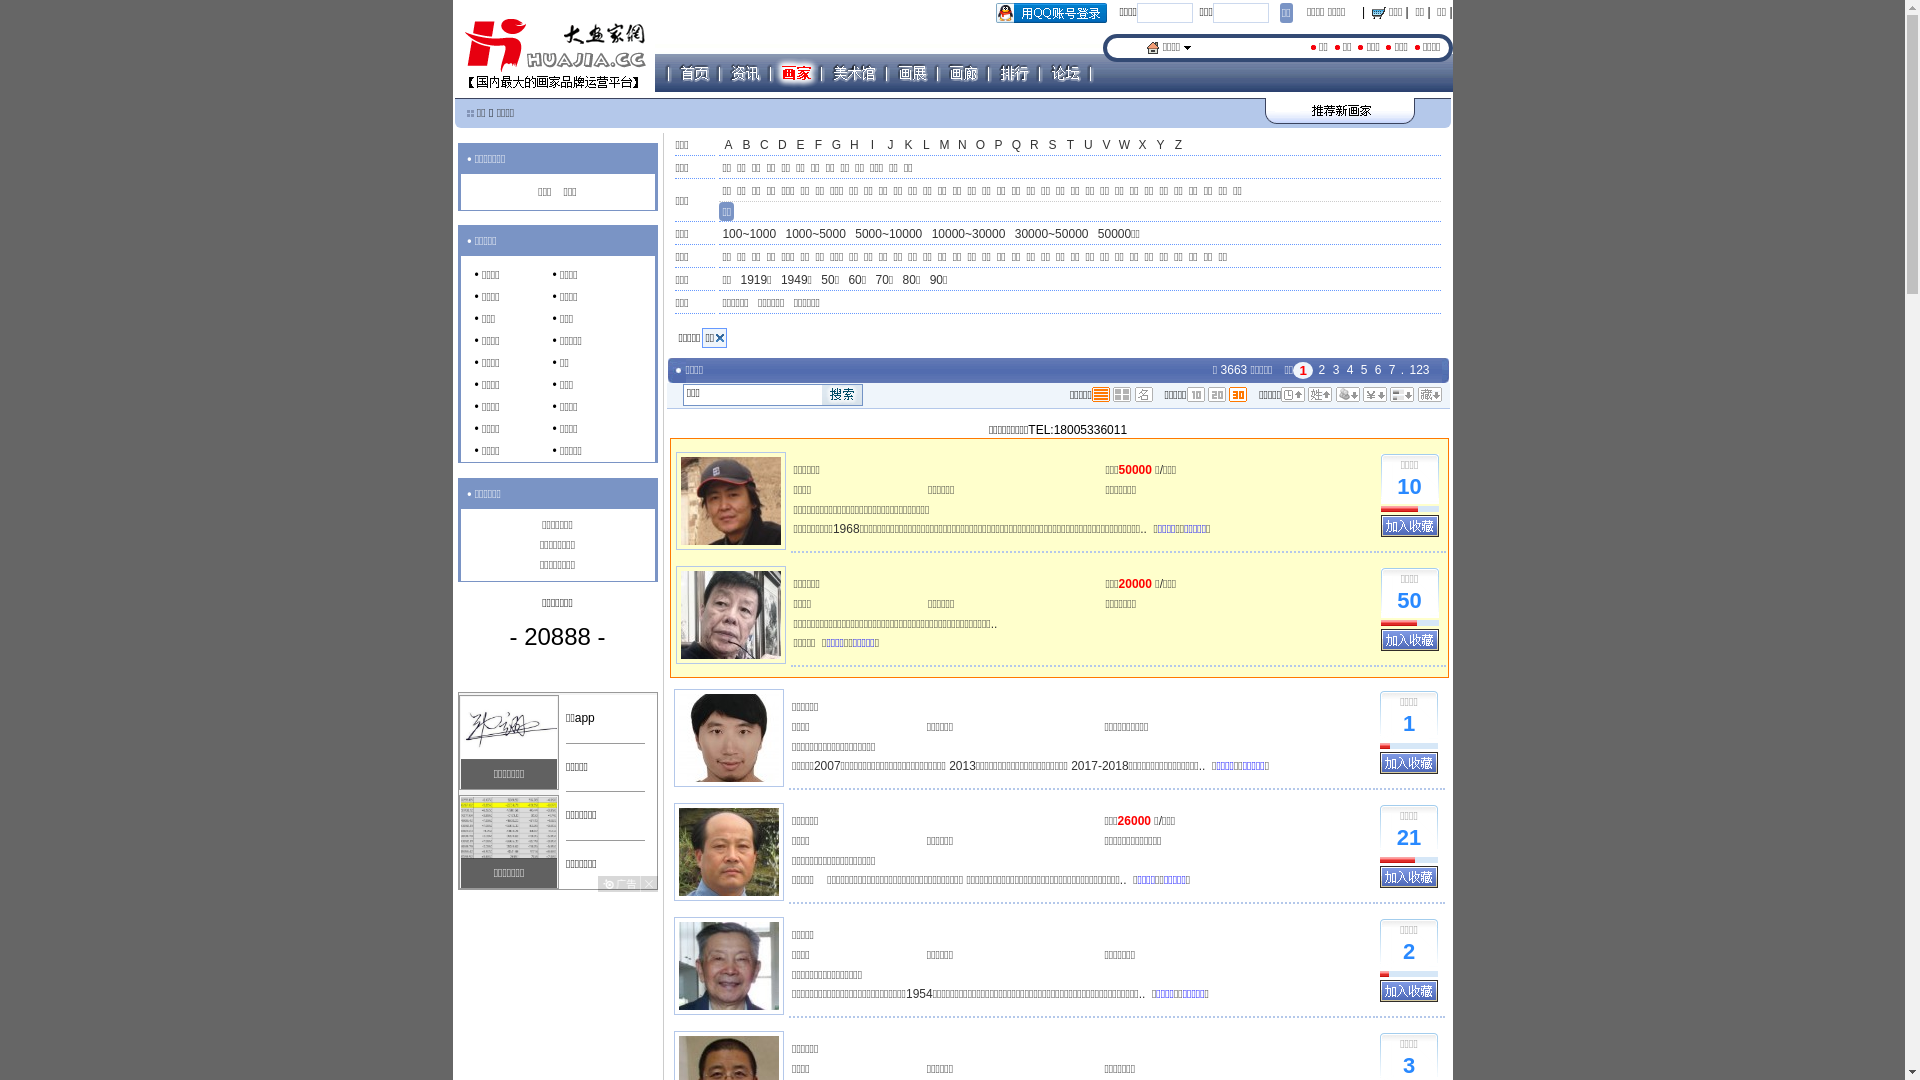 This screenshot has width=1920, height=1080. What do you see at coordinates (1336, 370) in the screenshot?
I see `'3'` at bounding box center [1336, 370].